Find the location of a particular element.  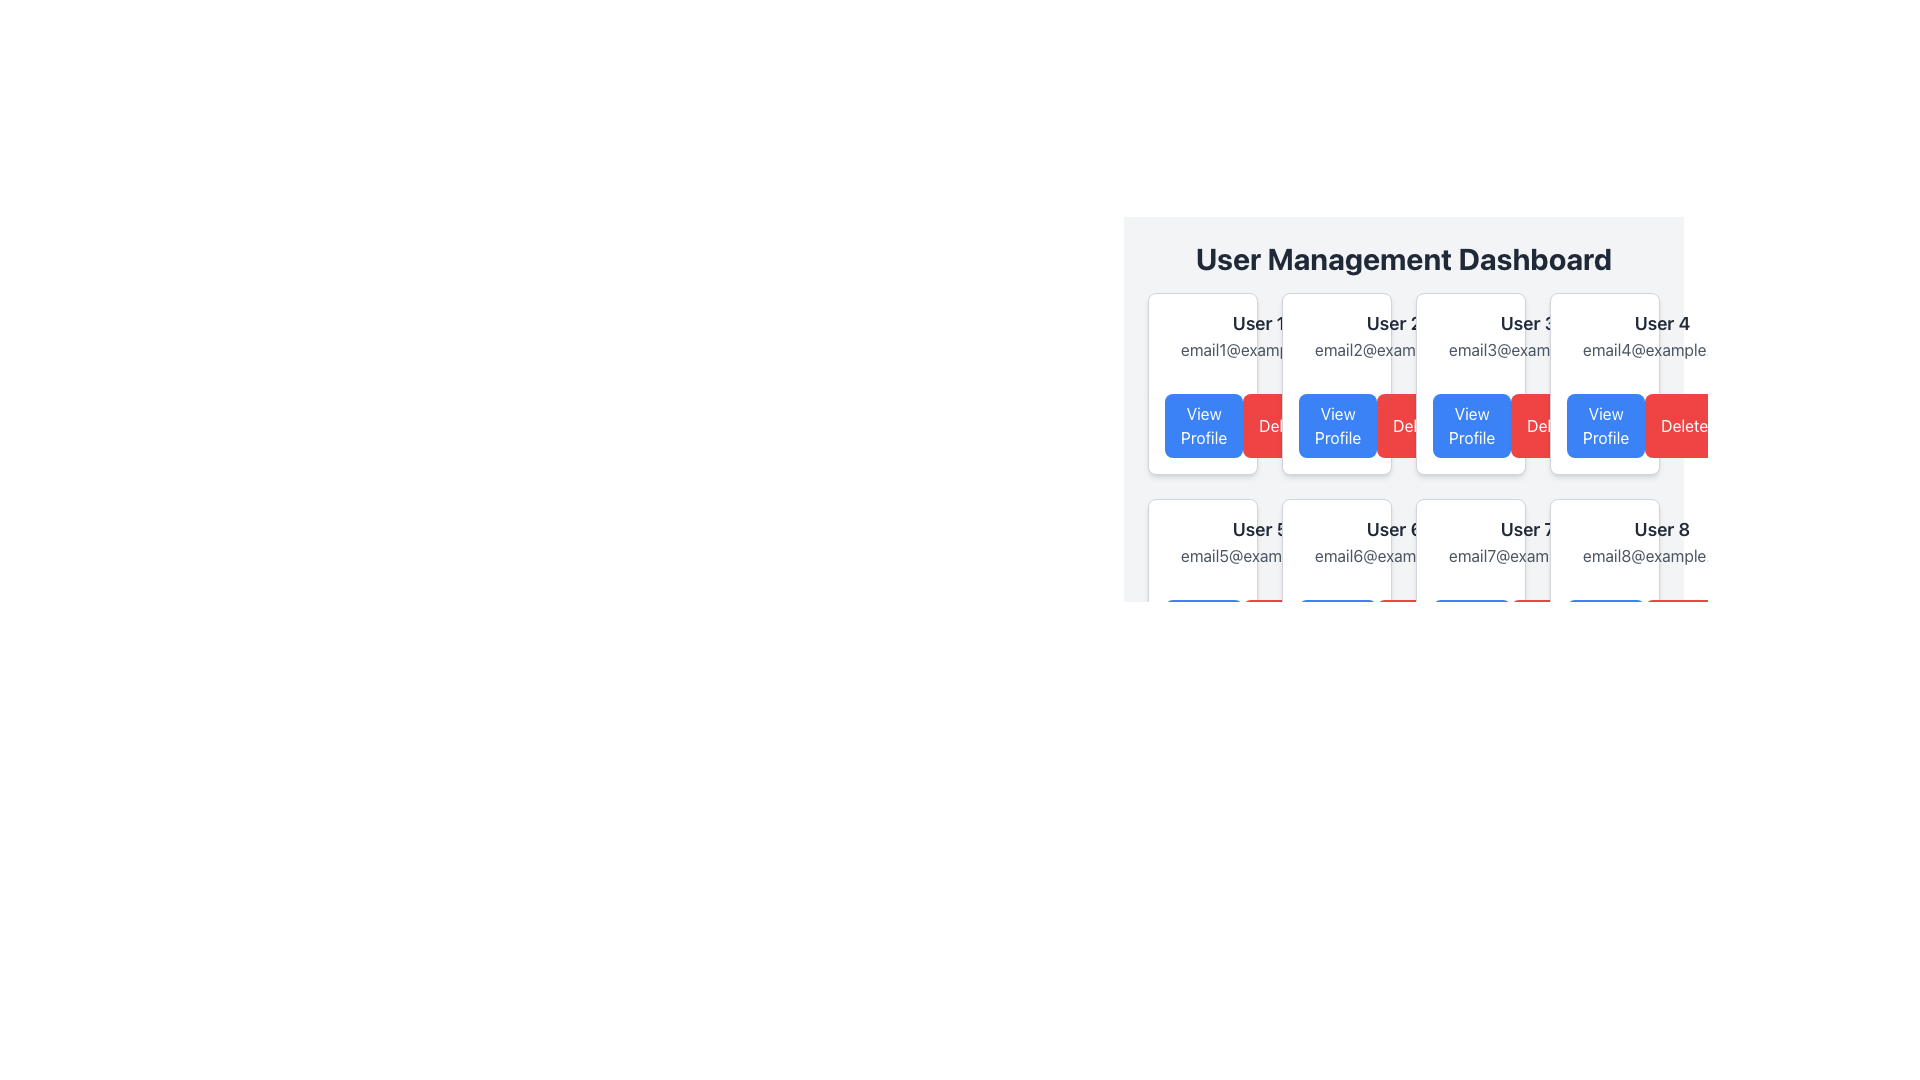

the 'View Profile' button, which is a rectangular button with rounded corners, a blue background, and white text, located is located at coordinates (1203, 424).